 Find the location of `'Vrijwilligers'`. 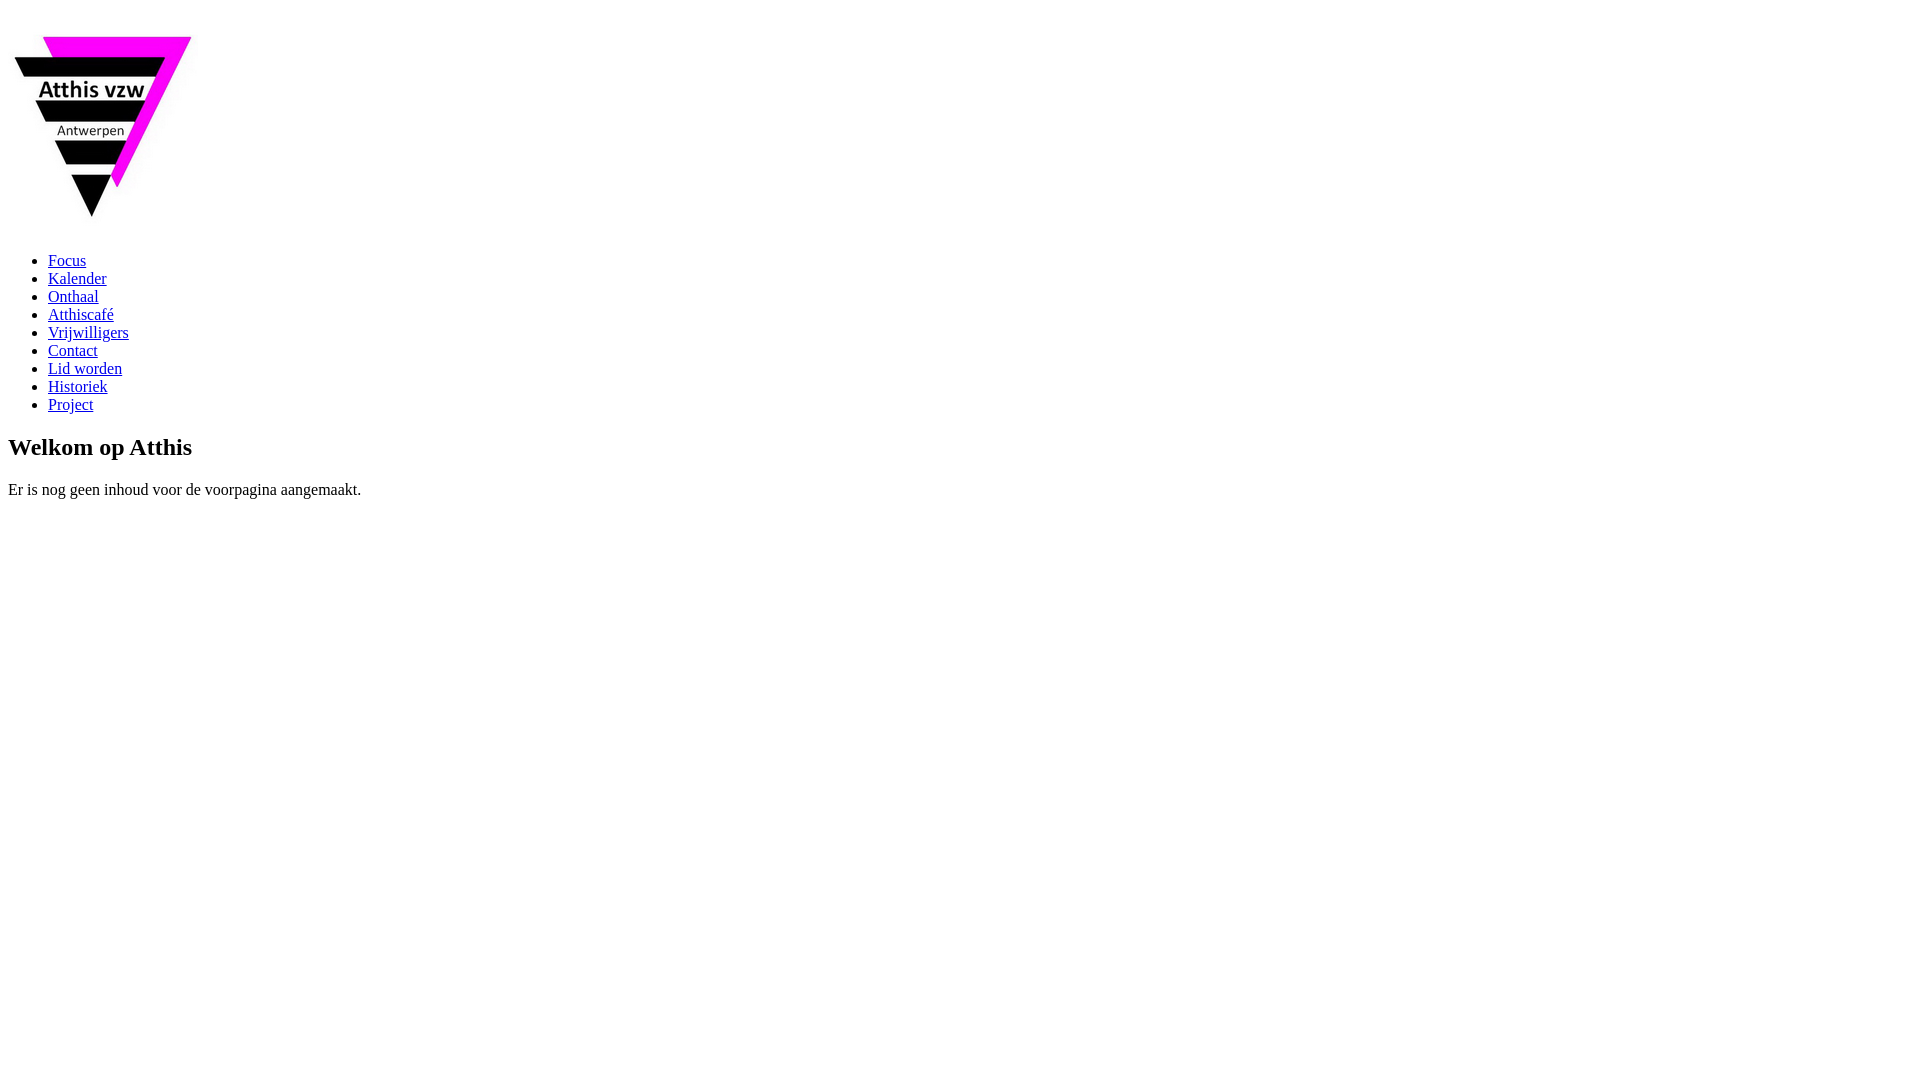

'Vrijwilligers' is located at coordinates (87, 331).